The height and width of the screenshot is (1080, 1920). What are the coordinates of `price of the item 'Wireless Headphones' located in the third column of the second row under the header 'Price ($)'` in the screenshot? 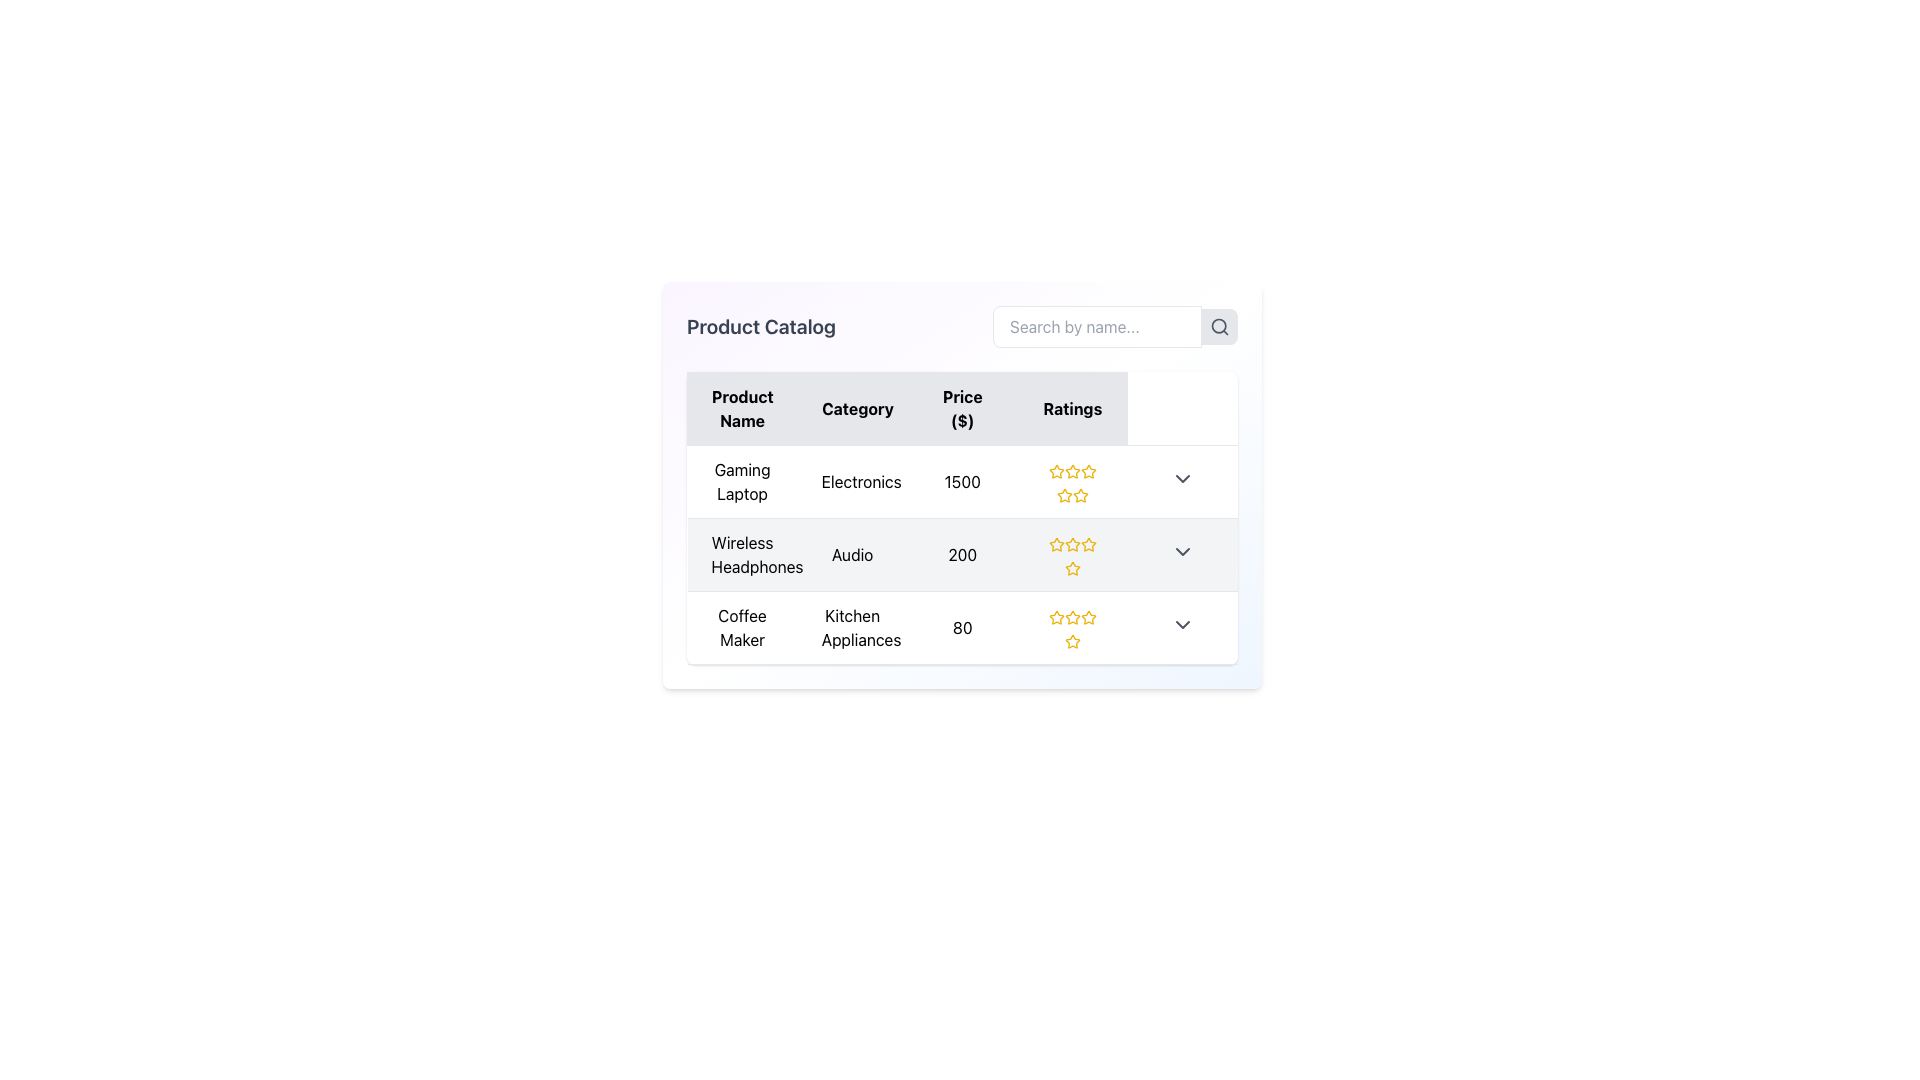 It's located at (962, 555).